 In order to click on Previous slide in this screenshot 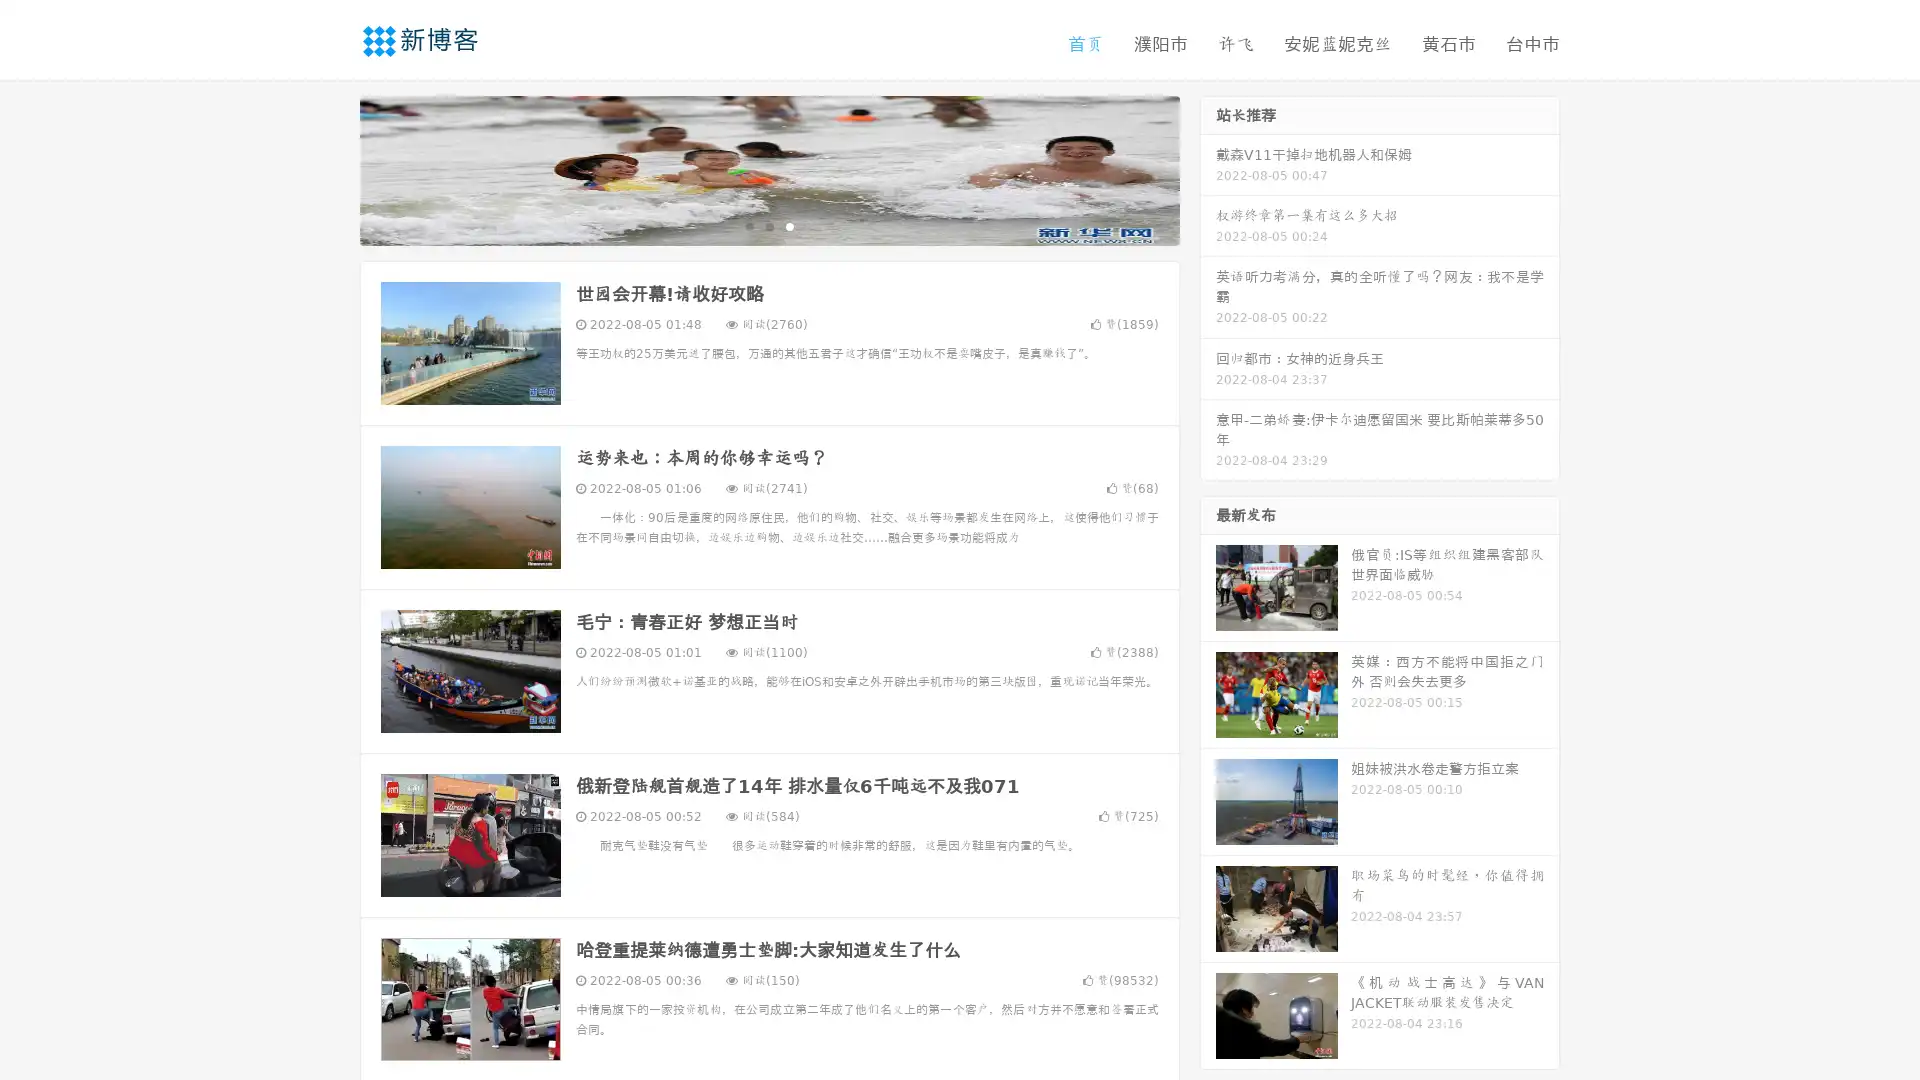, I will do `click(330, 168)`.